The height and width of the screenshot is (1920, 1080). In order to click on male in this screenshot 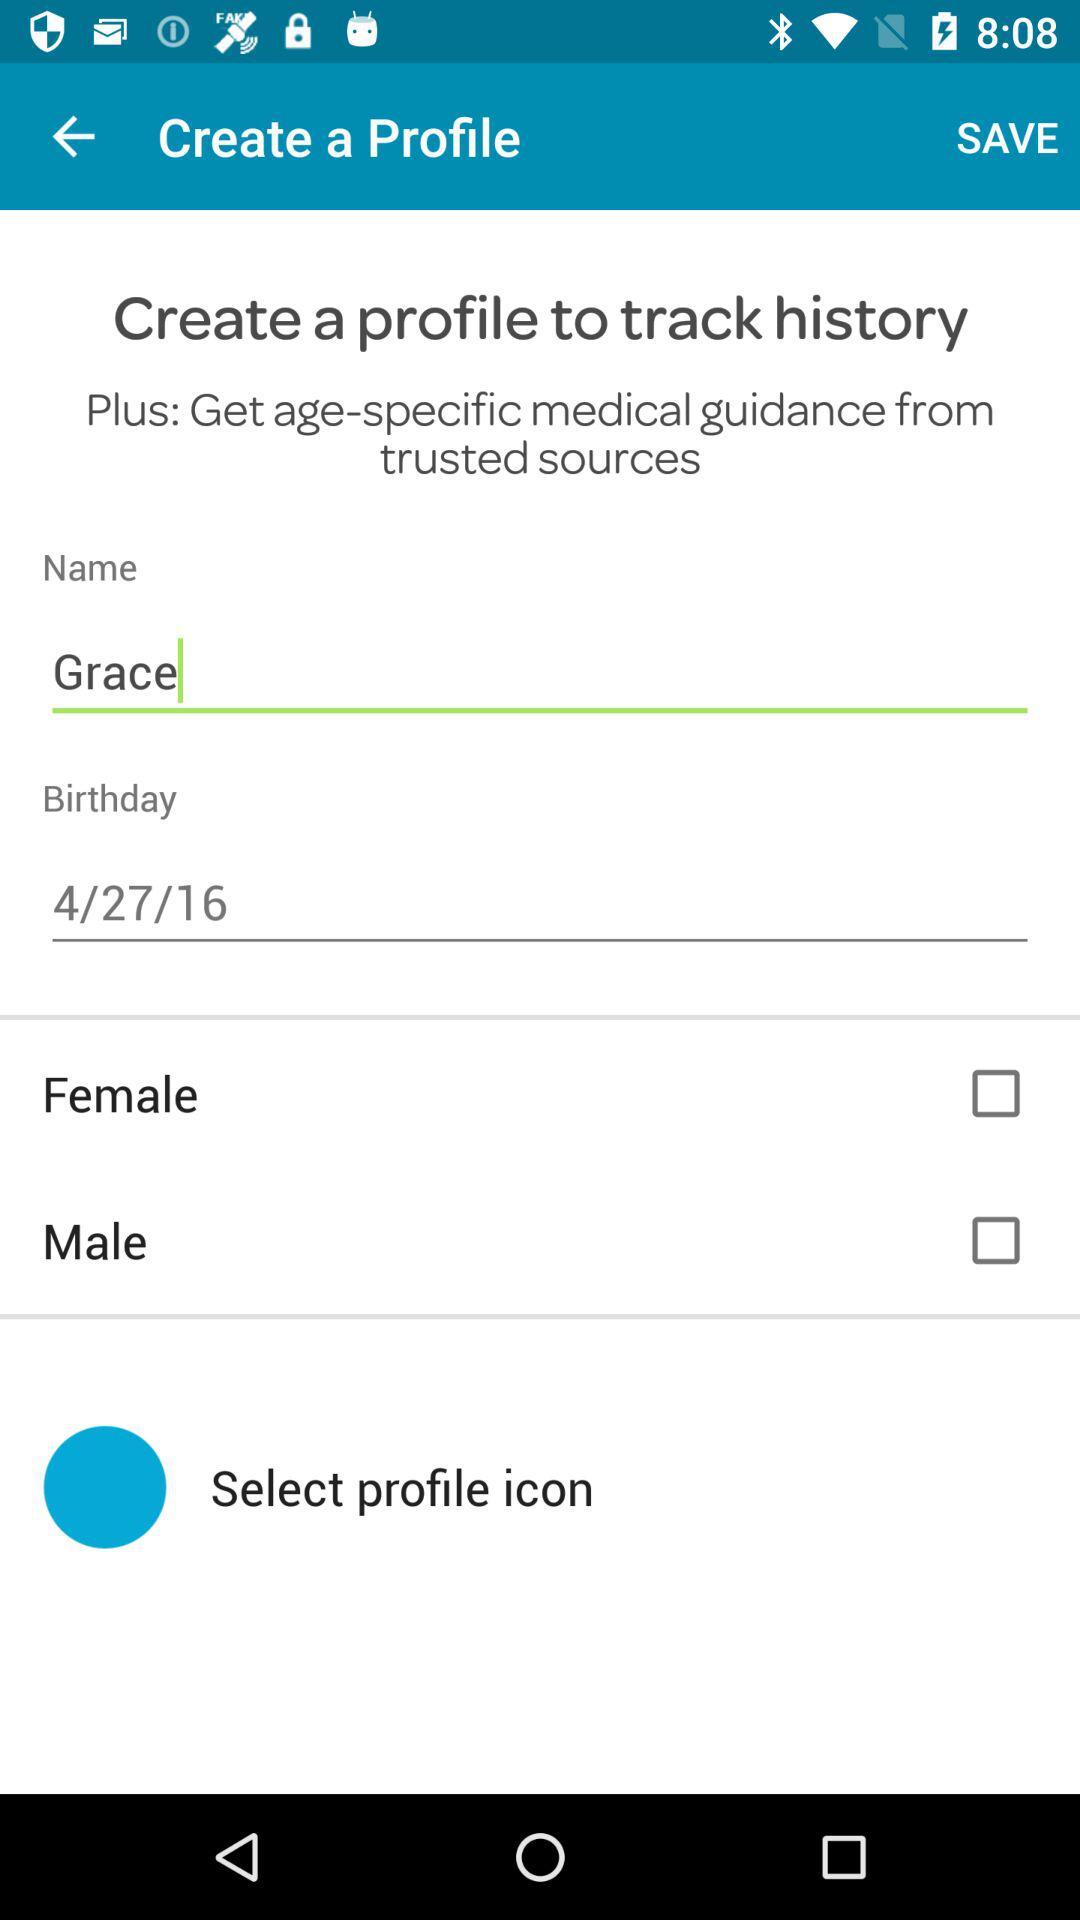, I will do `click(995, 1239)`.